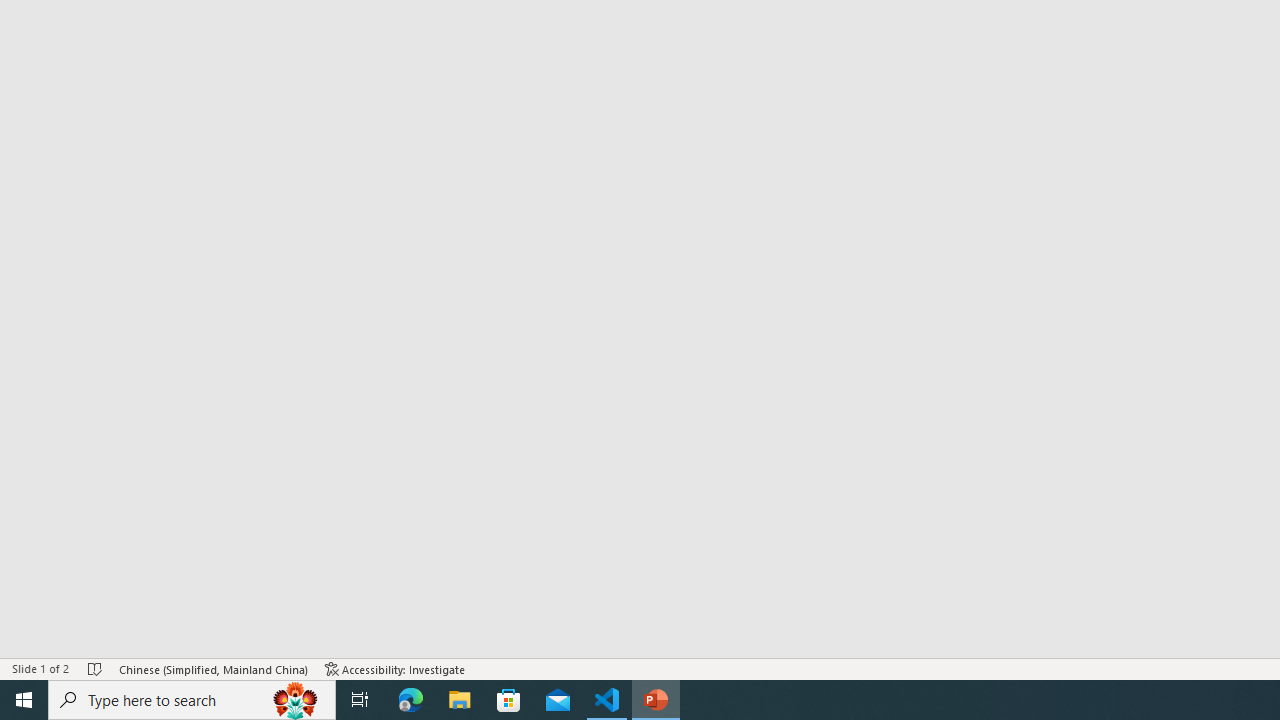  I want to click on 'Accessibility Checker Accessibility: Investigate', so click(395, 669).